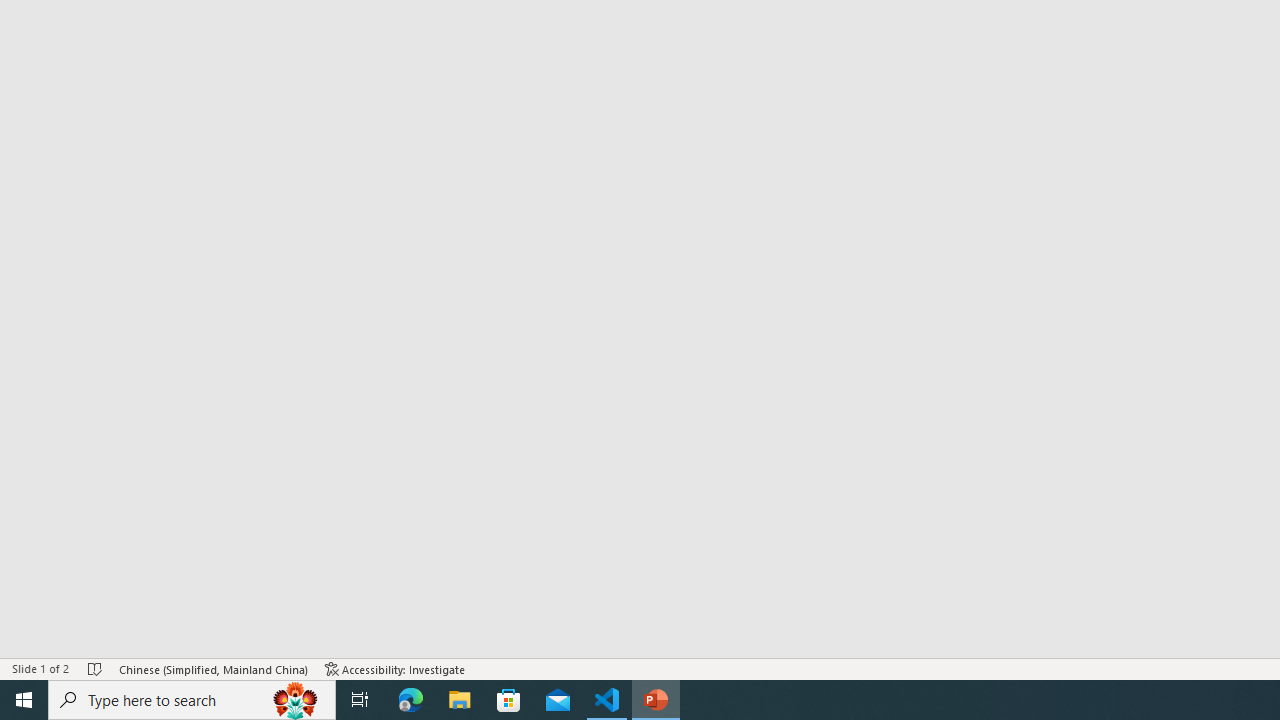  I want to click on 'Accessibility Checker Accessibility: Investigate', so click(395, 669).